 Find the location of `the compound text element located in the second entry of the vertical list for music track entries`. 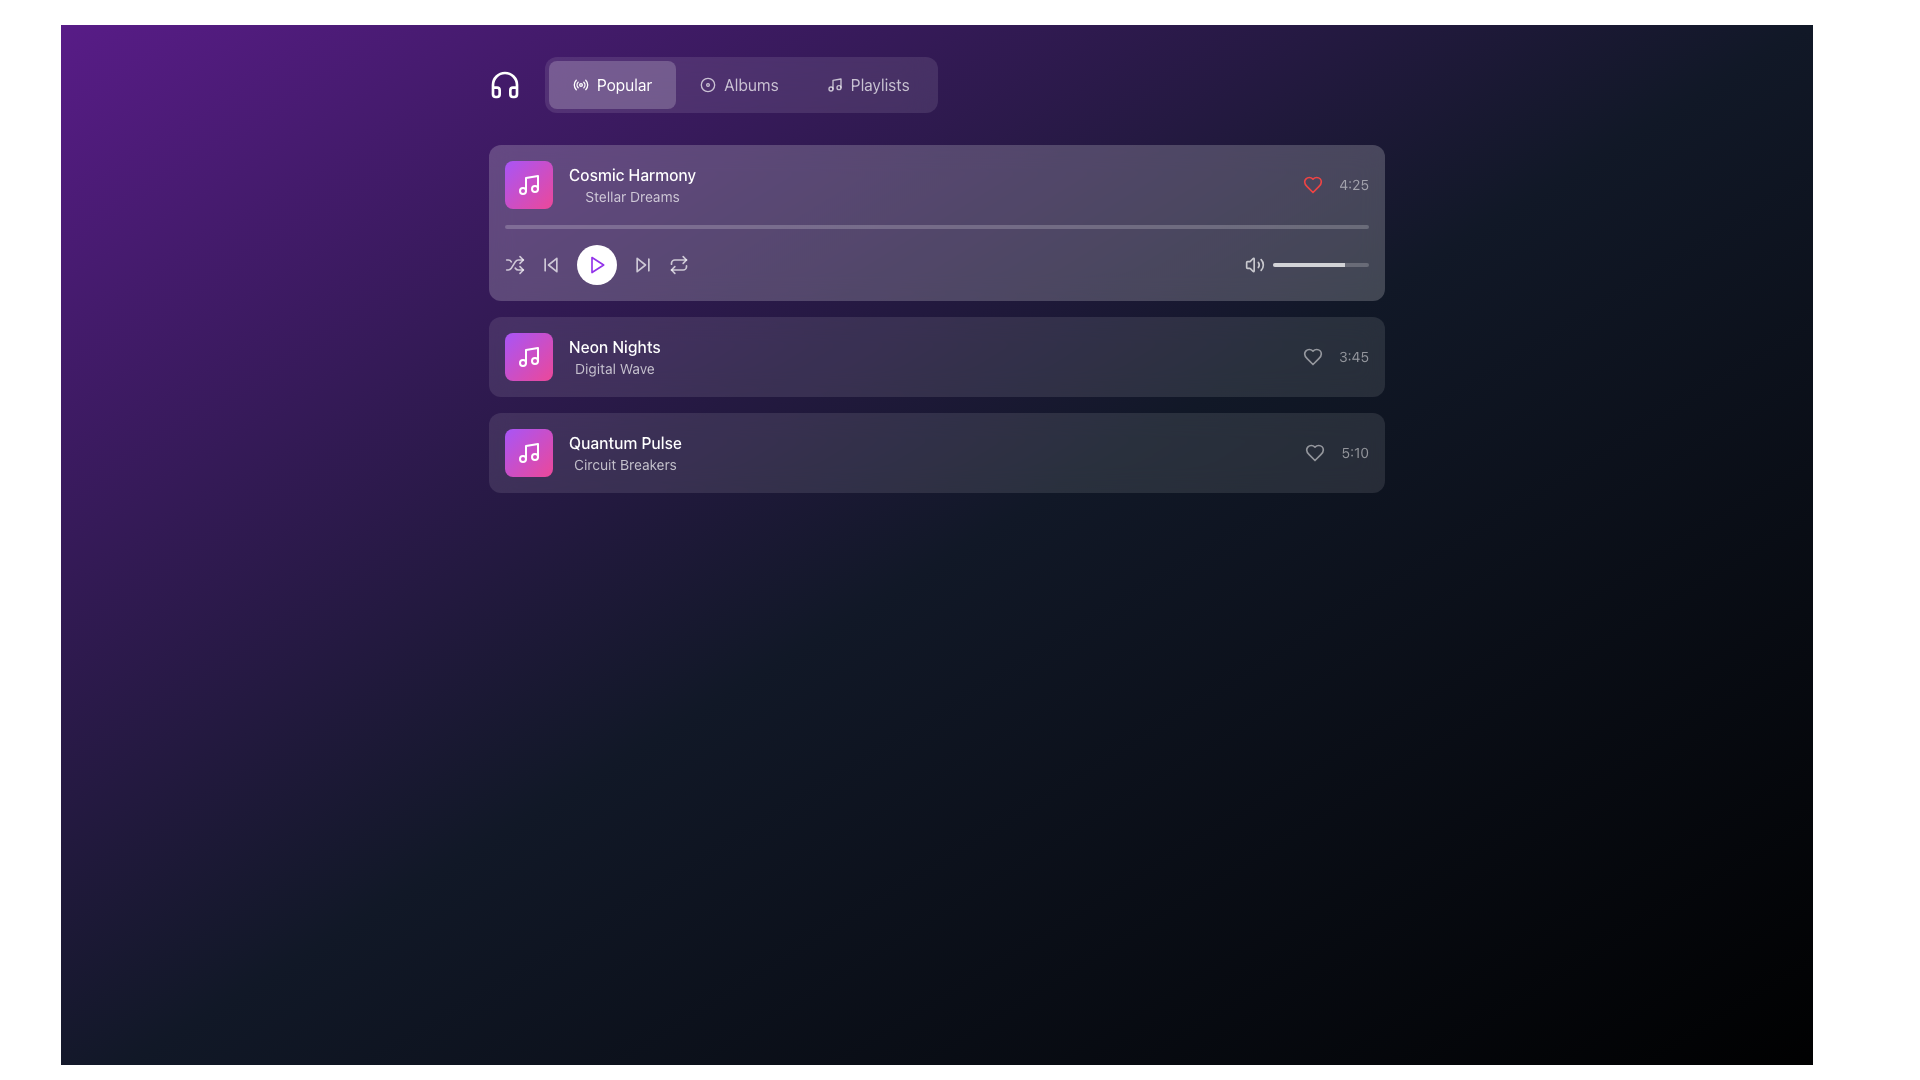

the compound text element located in the second entry of the vertical list for music track entries is located at coordinates (581, 356).